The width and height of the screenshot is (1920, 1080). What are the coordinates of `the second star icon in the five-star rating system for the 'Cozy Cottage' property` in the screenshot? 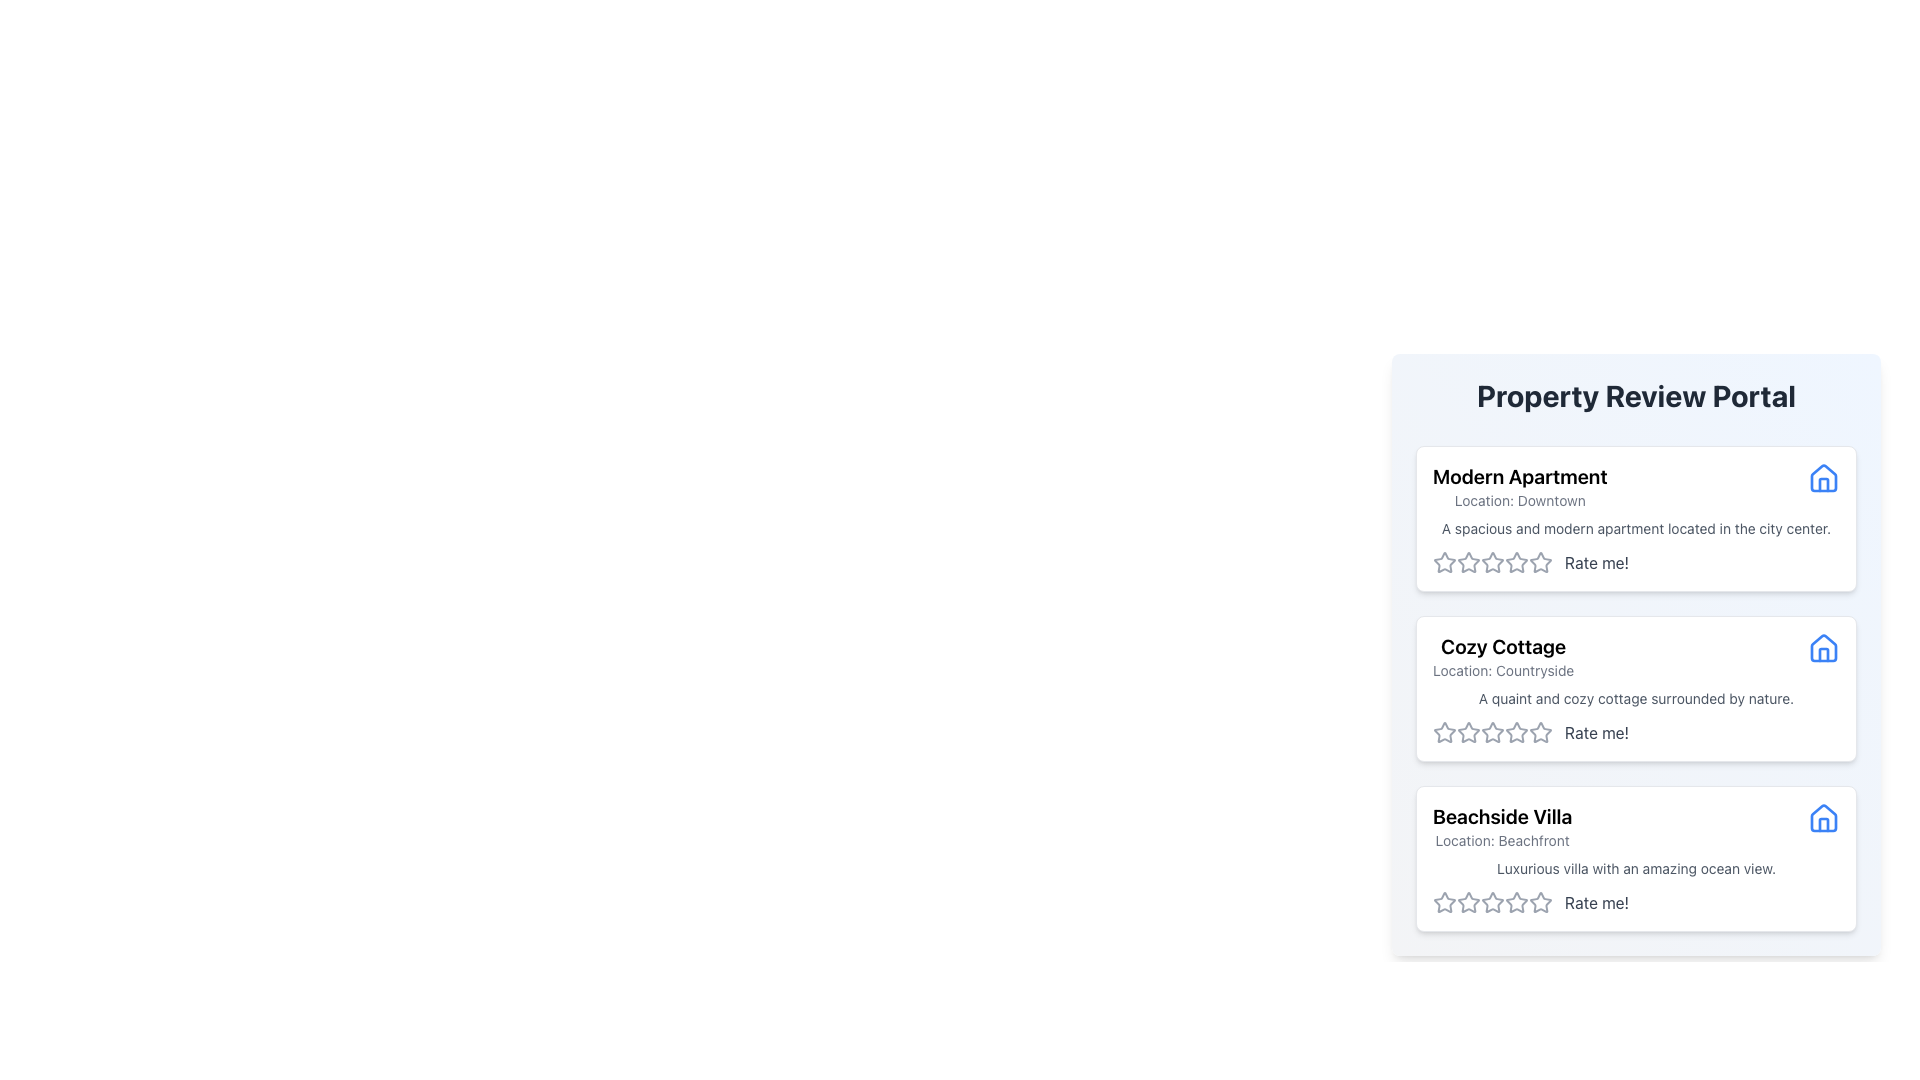 It's located at (1468, 732).